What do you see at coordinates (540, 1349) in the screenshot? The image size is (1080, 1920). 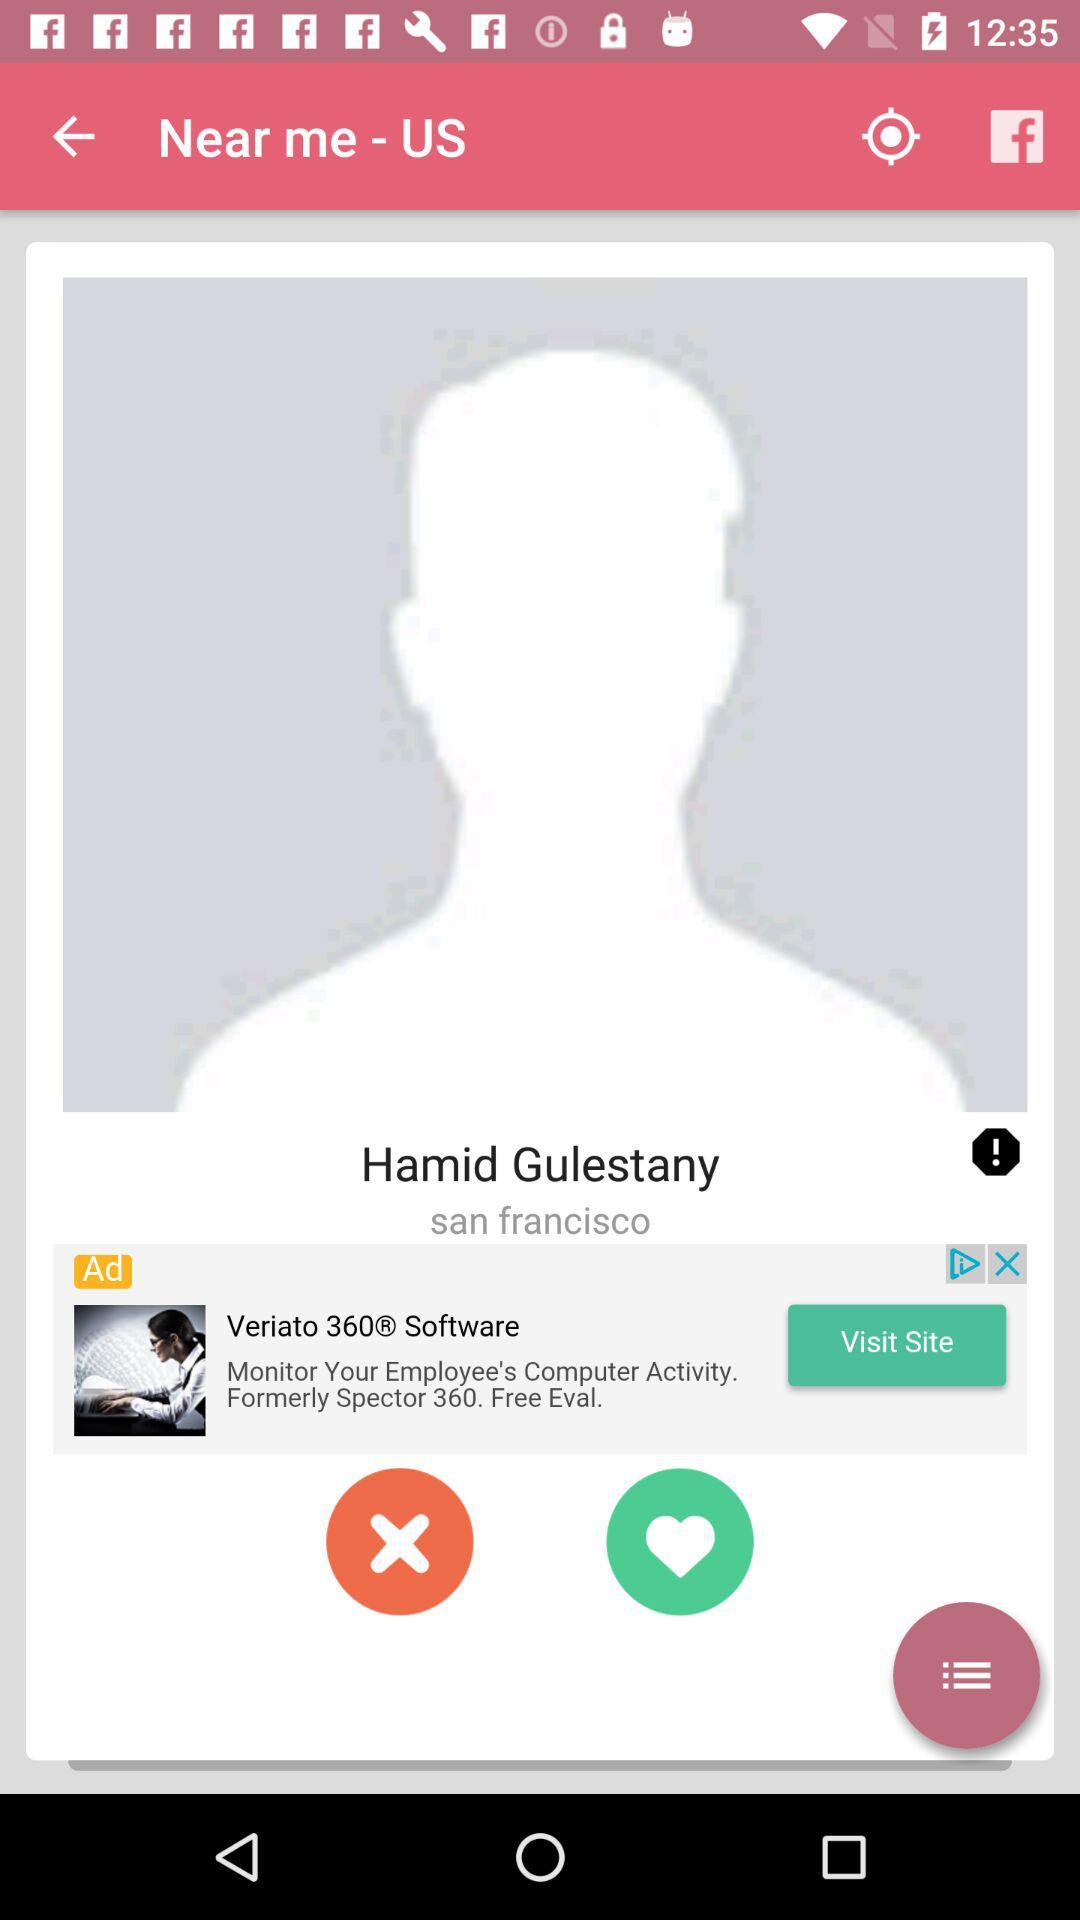 I see `it and pop up advertisement` at bounding box center [540, 1349].